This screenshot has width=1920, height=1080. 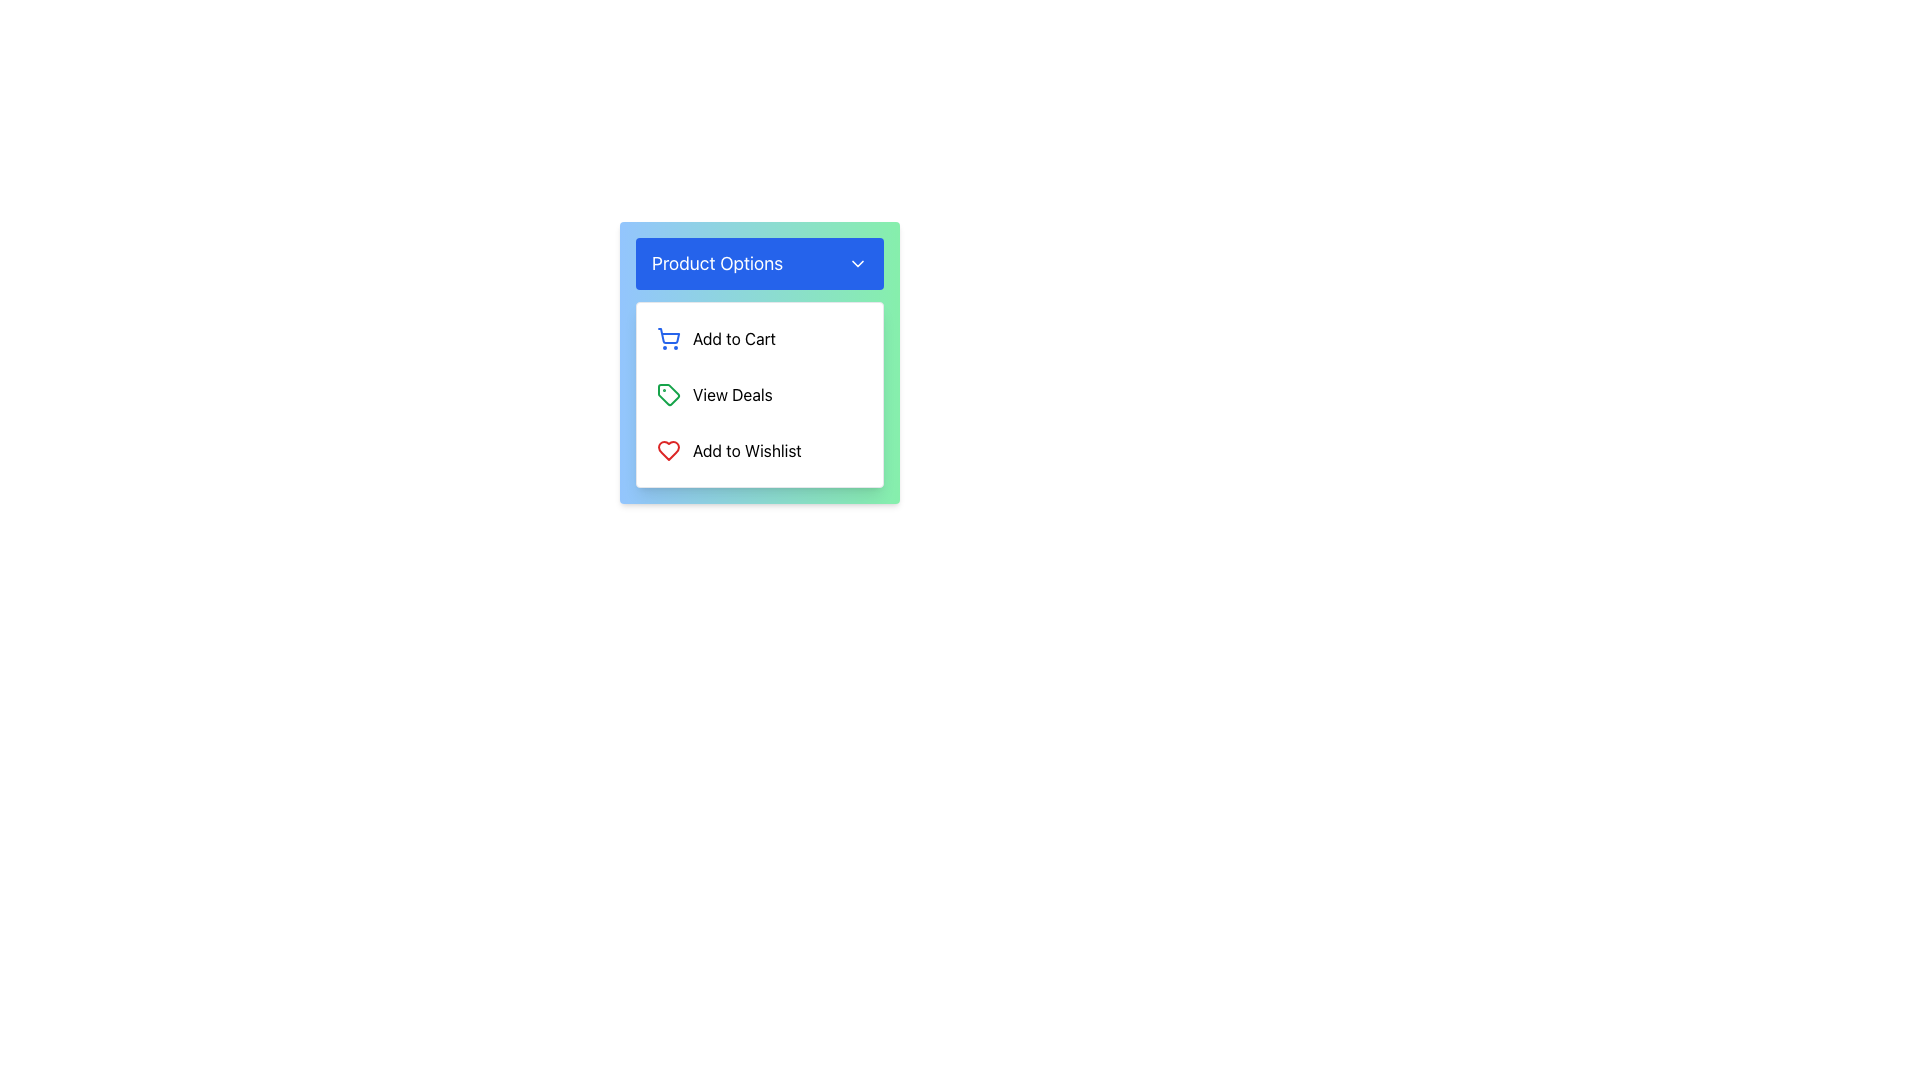 What do you see at coordinates (746, 451) in the screenshot?
I see `the 'Add to Wishlist' text label in the 'Product Options' dropdown menu` at bounding box center [746, 451].